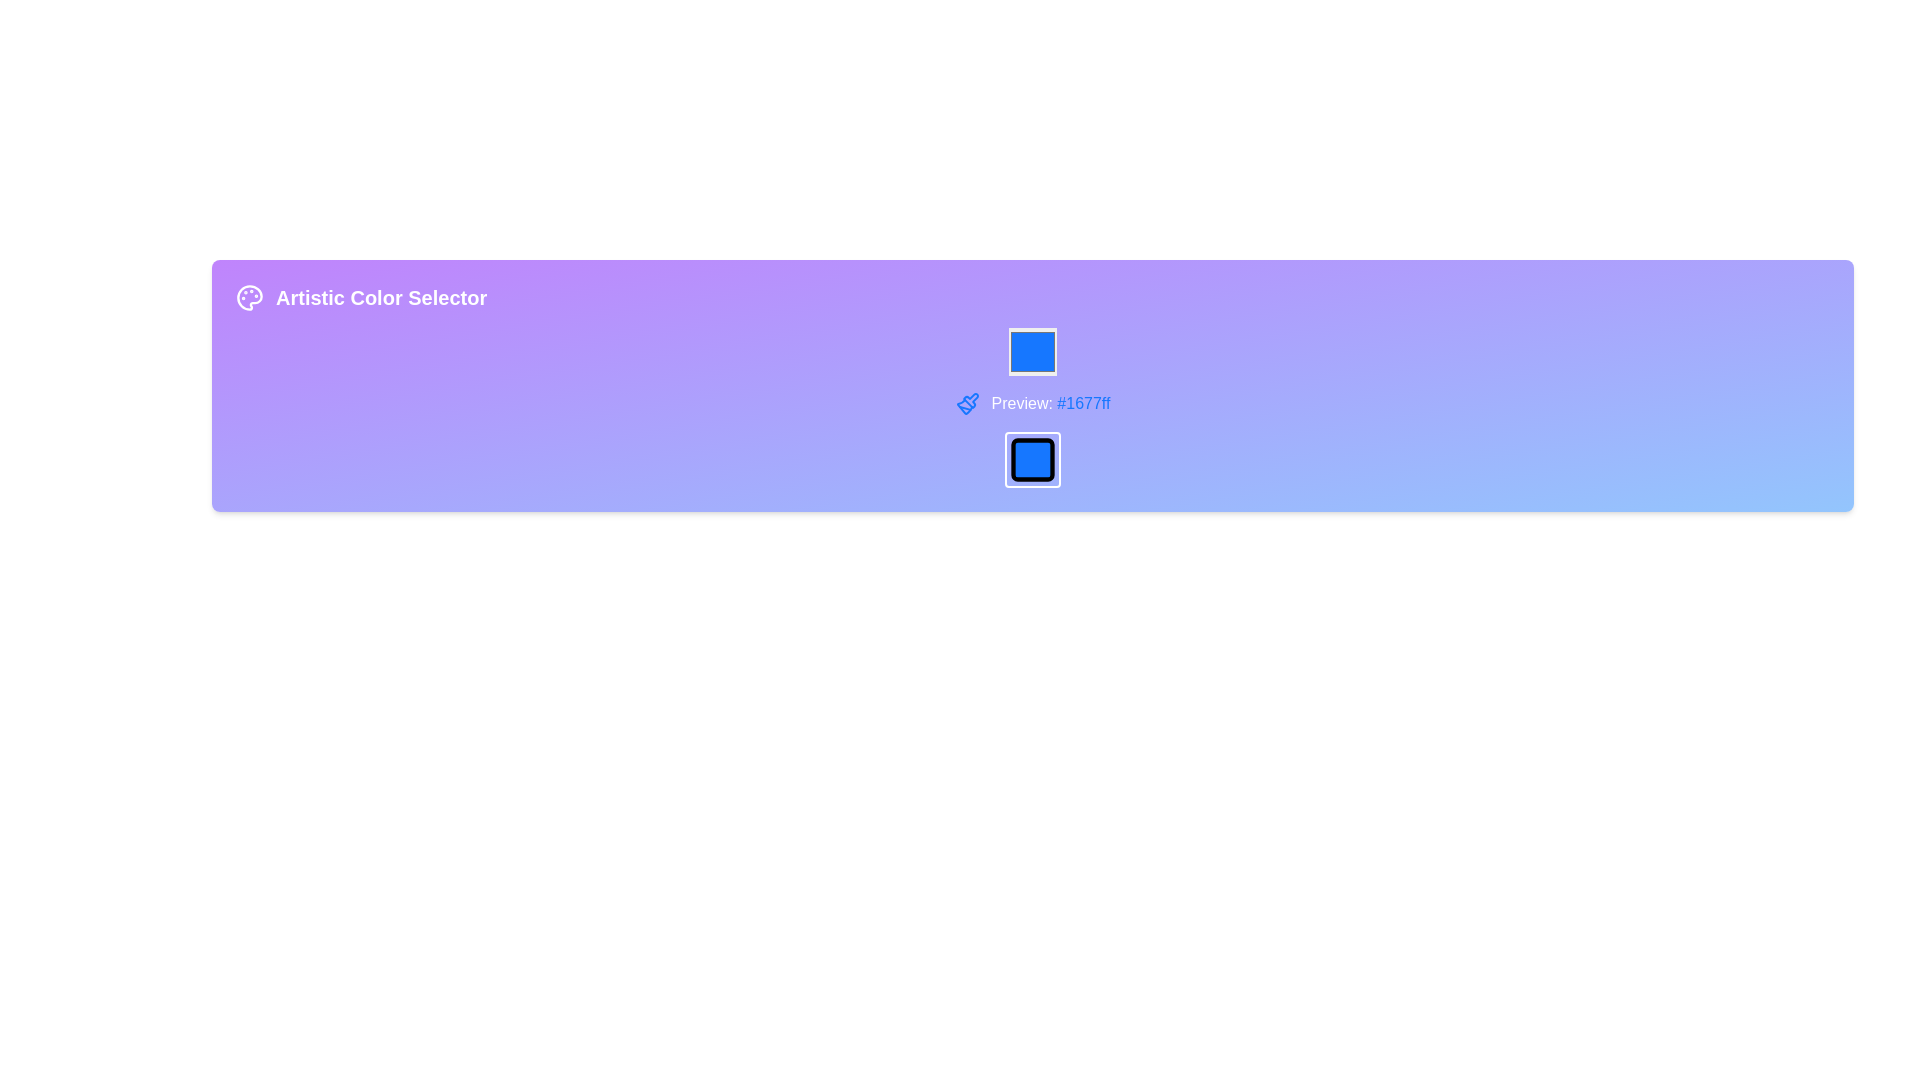 The image size is (1920, 1080). What do you see at coordinates (1032, 404) in the screenshot?
I see `the Text Label with Icon that displays the color preview '#1677ff' and includes a paintbrush icon, located centrally below the color picker` at bounding box center [1032, 404].